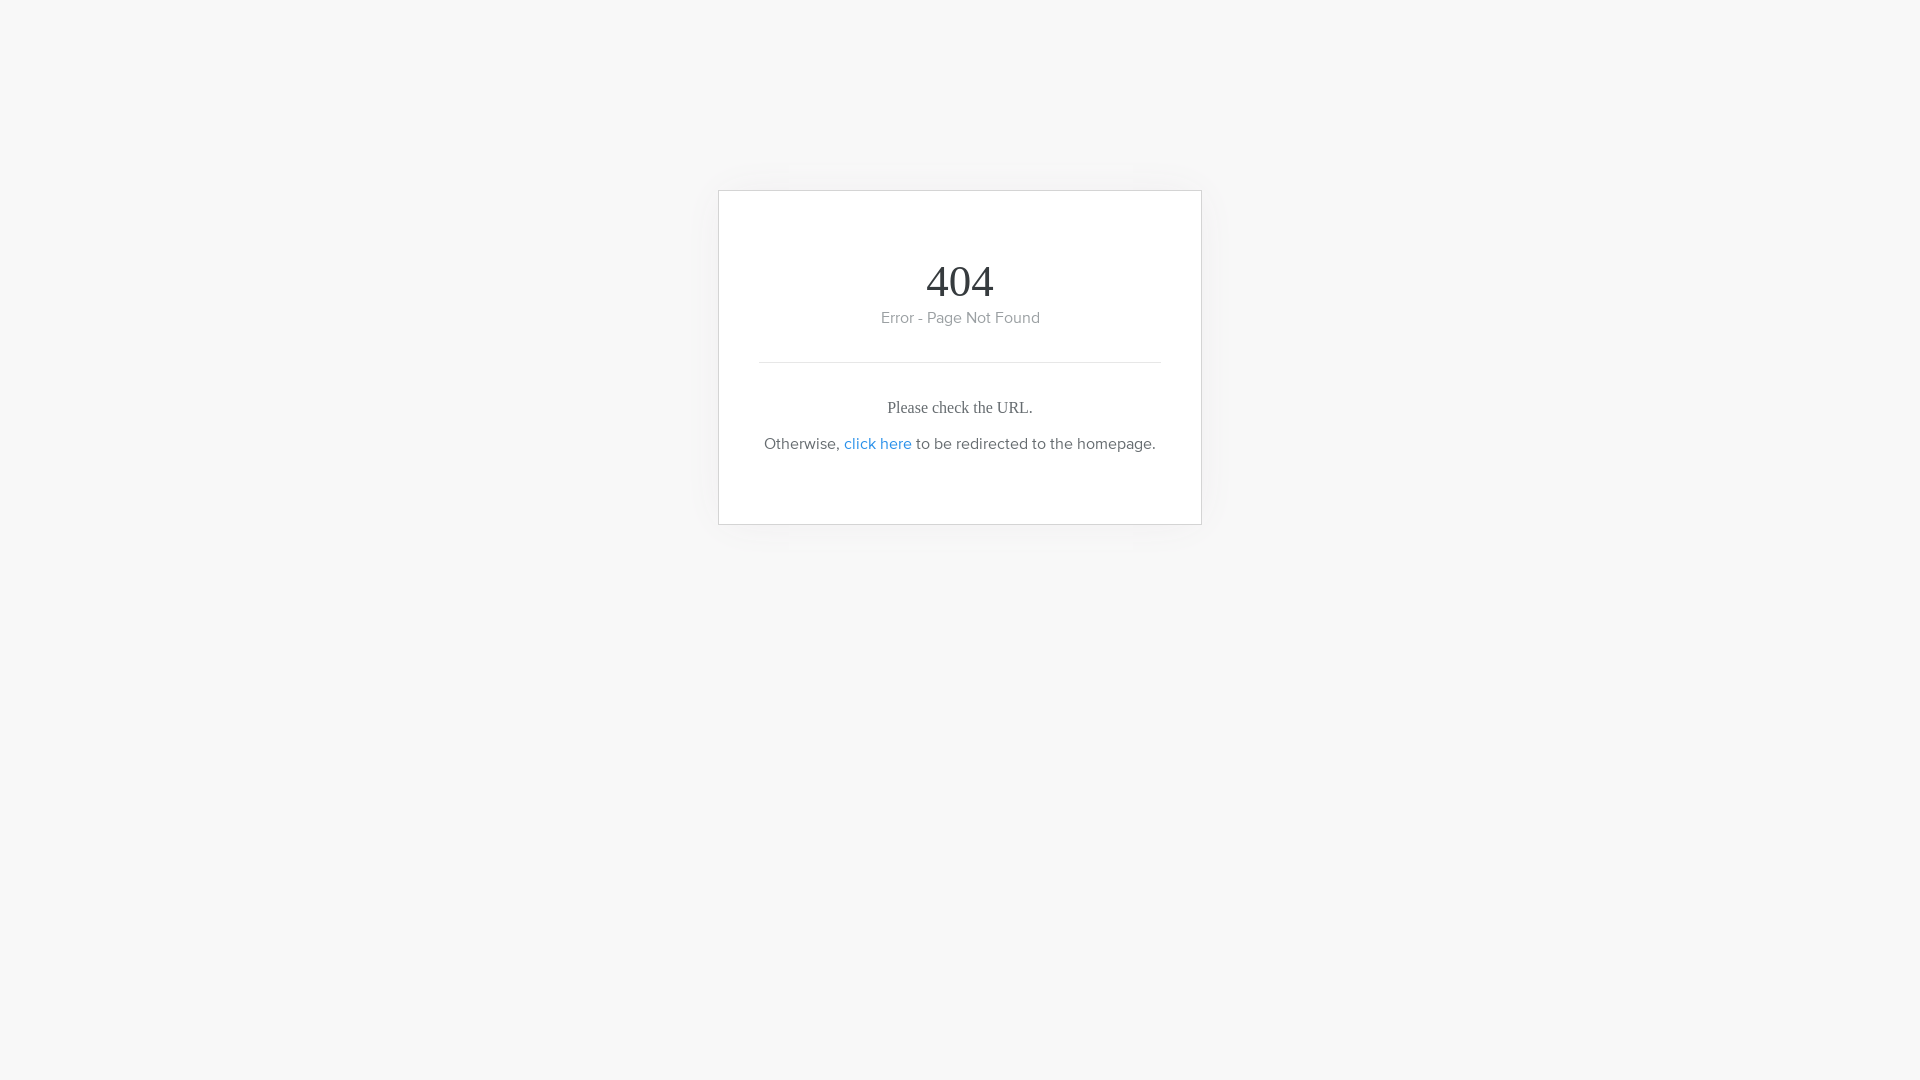 Image resolution: width=1920 pixels, height=1080 pixels. Describe the element at coordinates (844, 442) in the screenshot. I see `'click here'` at that location.